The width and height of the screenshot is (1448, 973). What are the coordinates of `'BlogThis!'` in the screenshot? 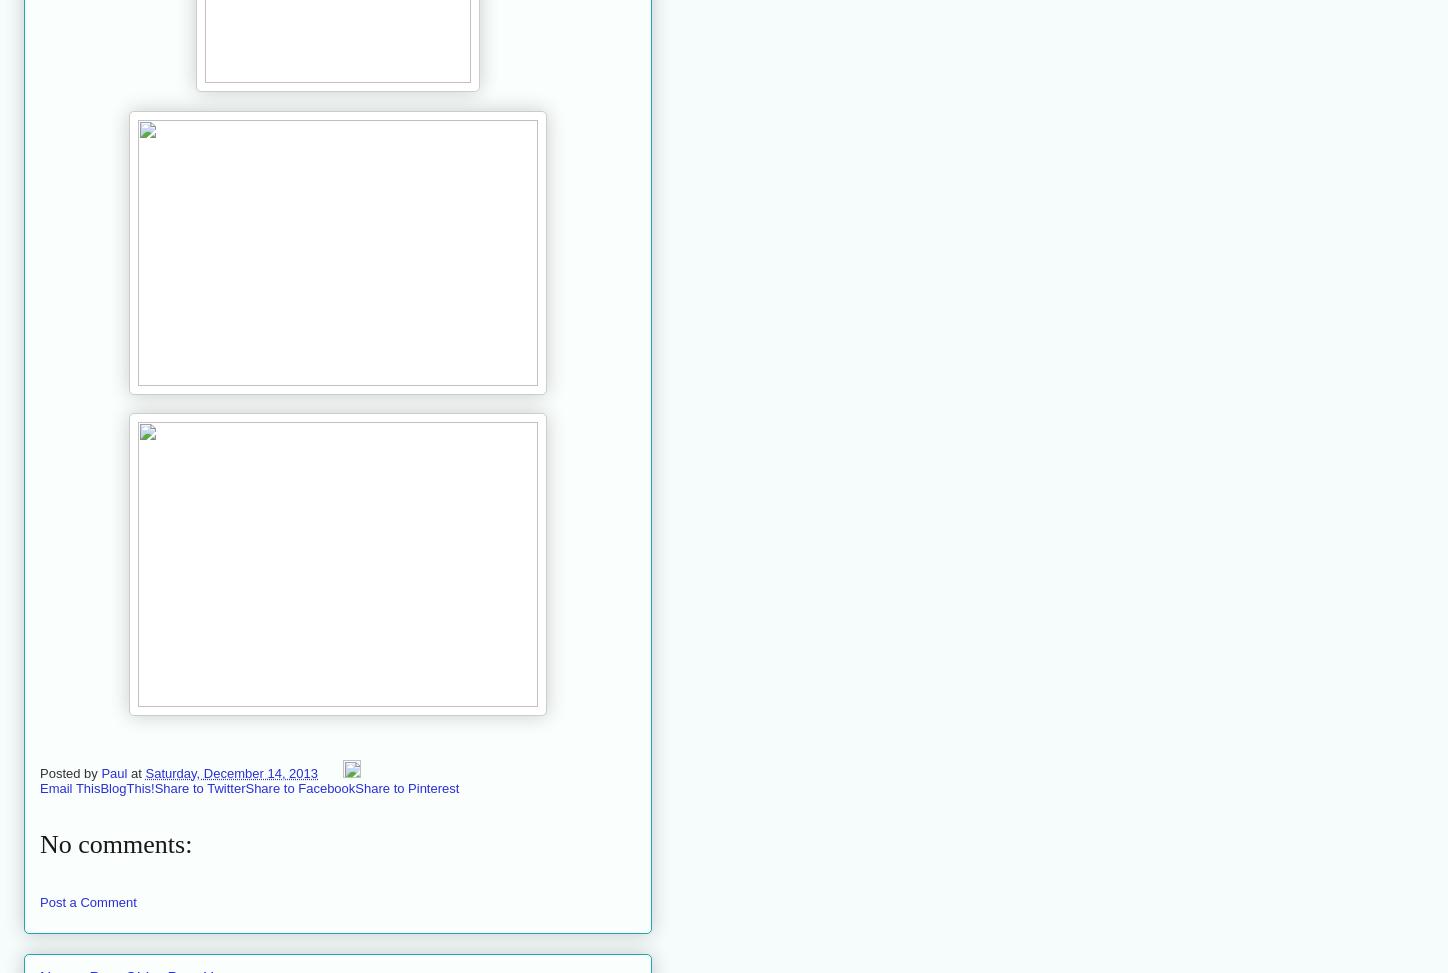 It's located at (125, 786).